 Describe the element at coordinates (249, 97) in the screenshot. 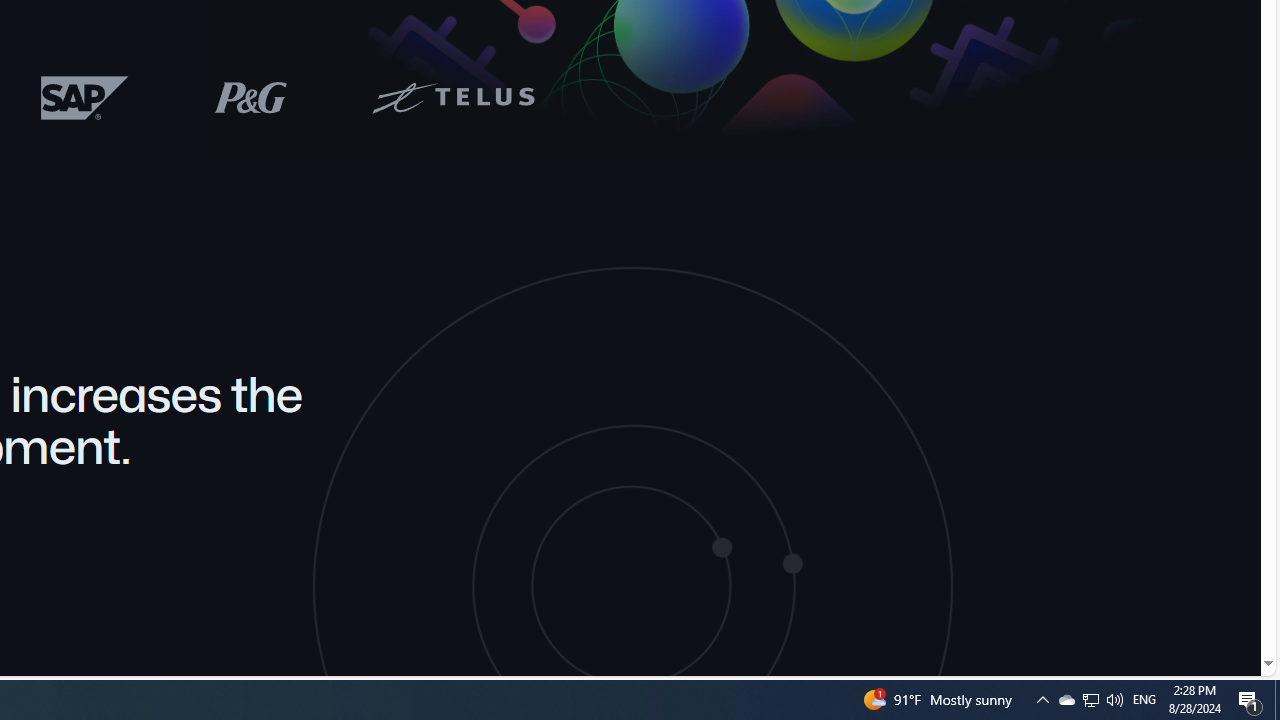

I see `'P&G logo'` at that location.